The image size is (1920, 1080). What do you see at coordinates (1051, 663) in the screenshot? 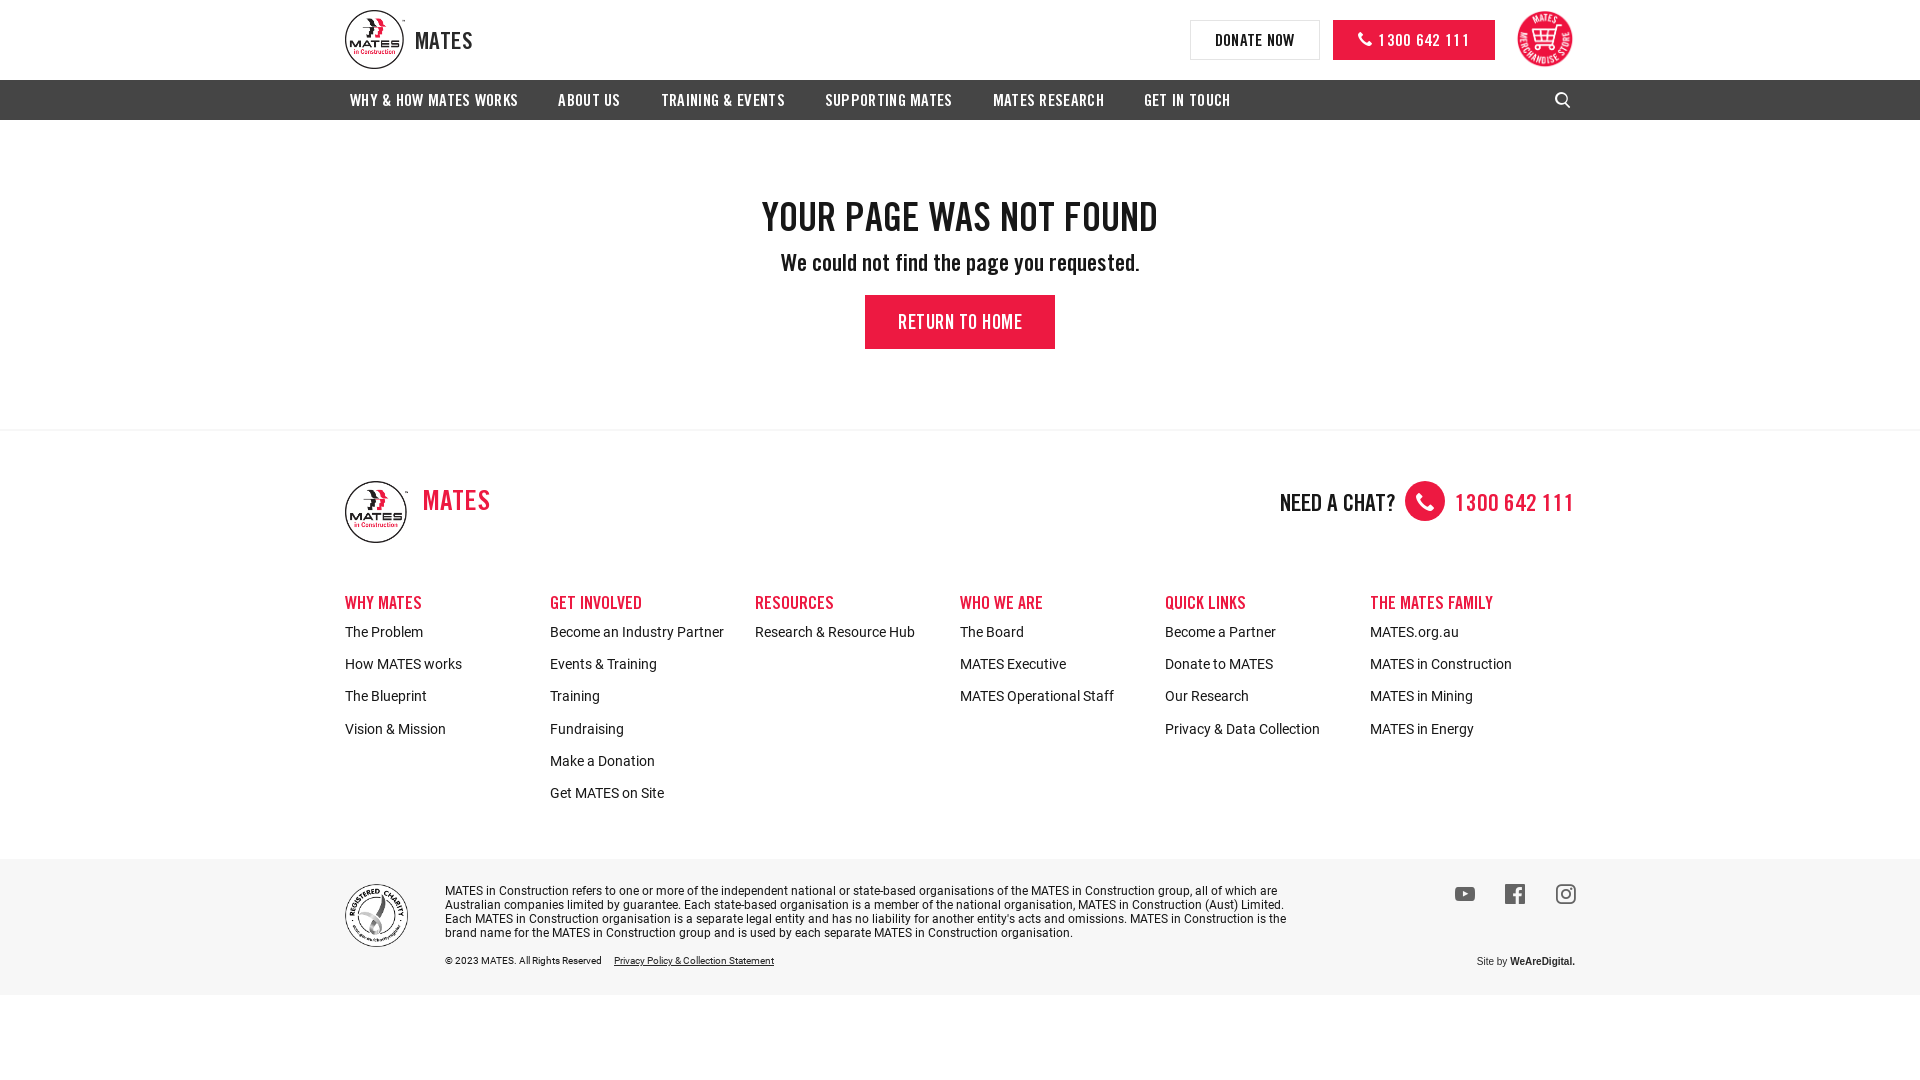
I see `'MATES Executive'` at bounding box center [1051, 663].